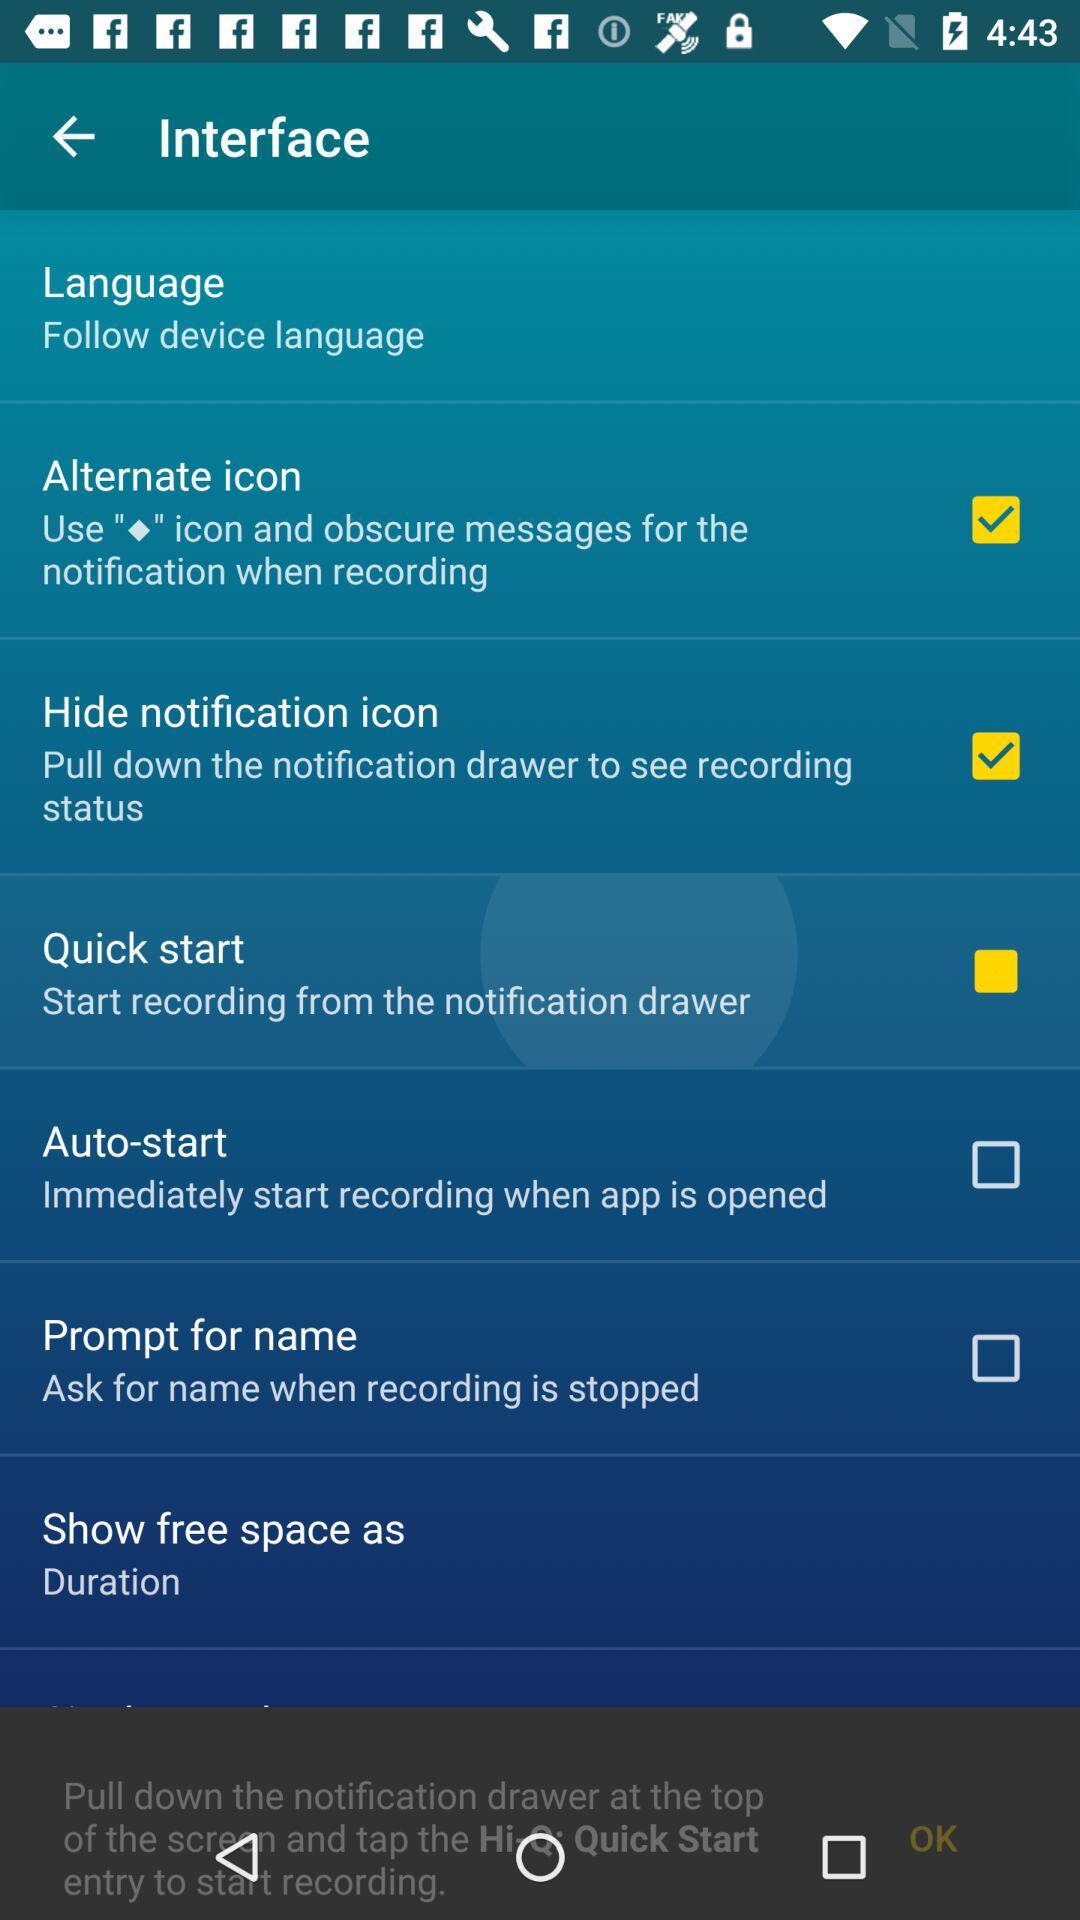 The width and height of the screenshot is (1080, 1920). What do you see at coordinates (171, 473) in the screenshot?
I see `the alternate icon icon` at bounding box center [171, 473].